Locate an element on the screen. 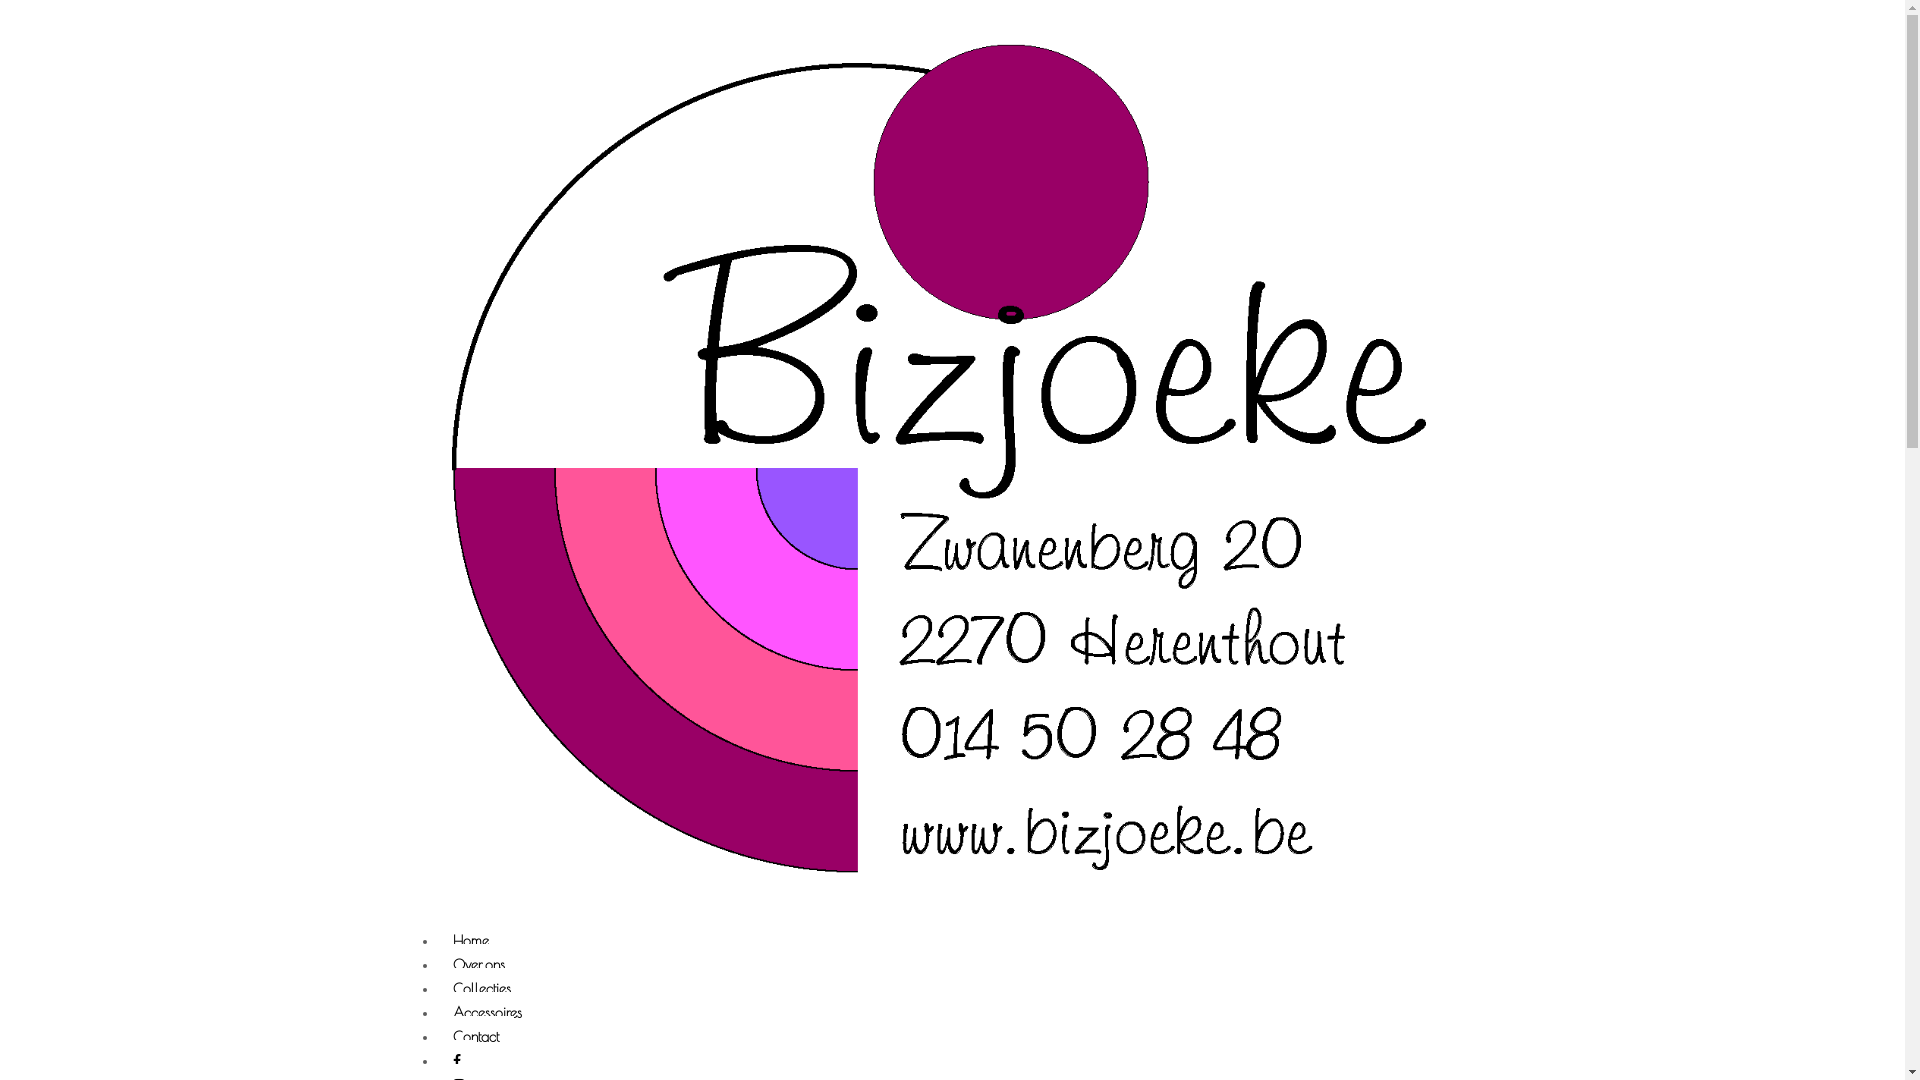 The image size is (1920, 1080). 'Over ons' is located at coordinates (478, 965).